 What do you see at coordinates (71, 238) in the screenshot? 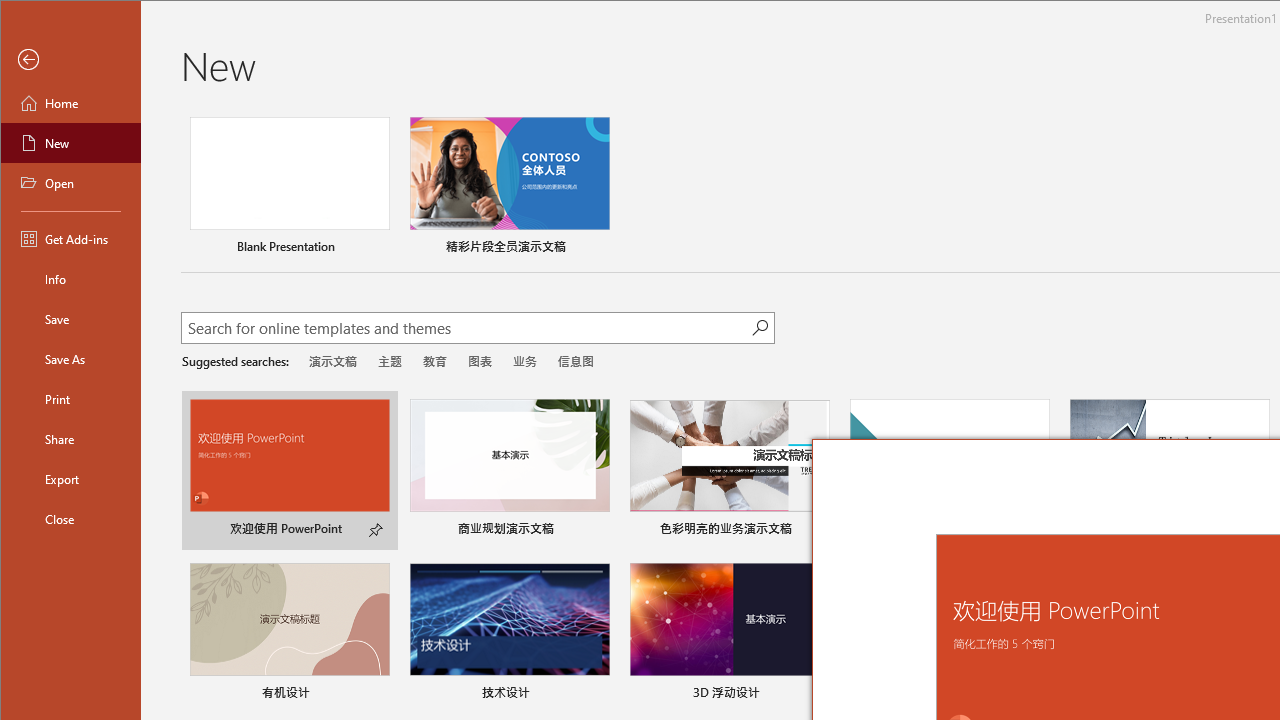
I see `'Get Add-ins'` at bounding box center [71, 238].